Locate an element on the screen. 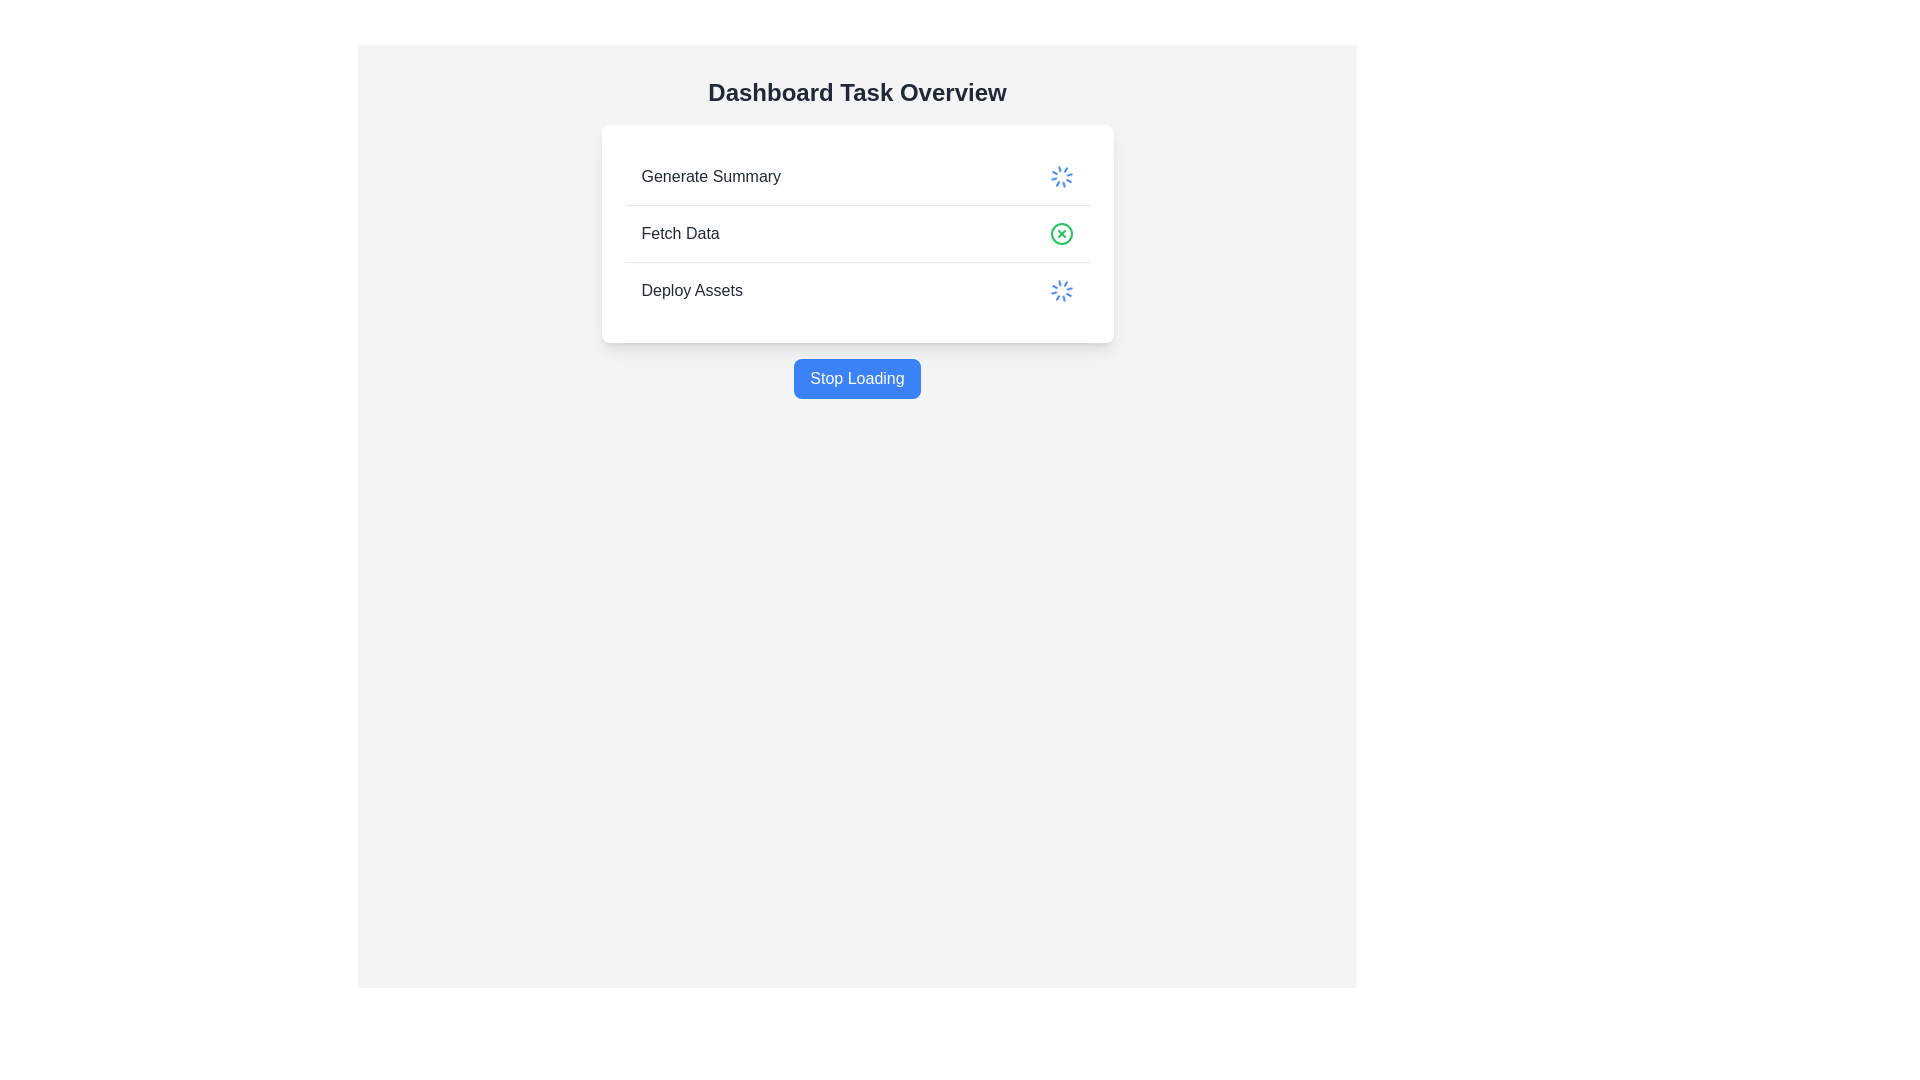 This screenshot has width=1920, height=1080. the List item displaying the task labeled 'Fetch Data', which is the second item in a vertical list of three tasks is located at coordinates (857, 233).